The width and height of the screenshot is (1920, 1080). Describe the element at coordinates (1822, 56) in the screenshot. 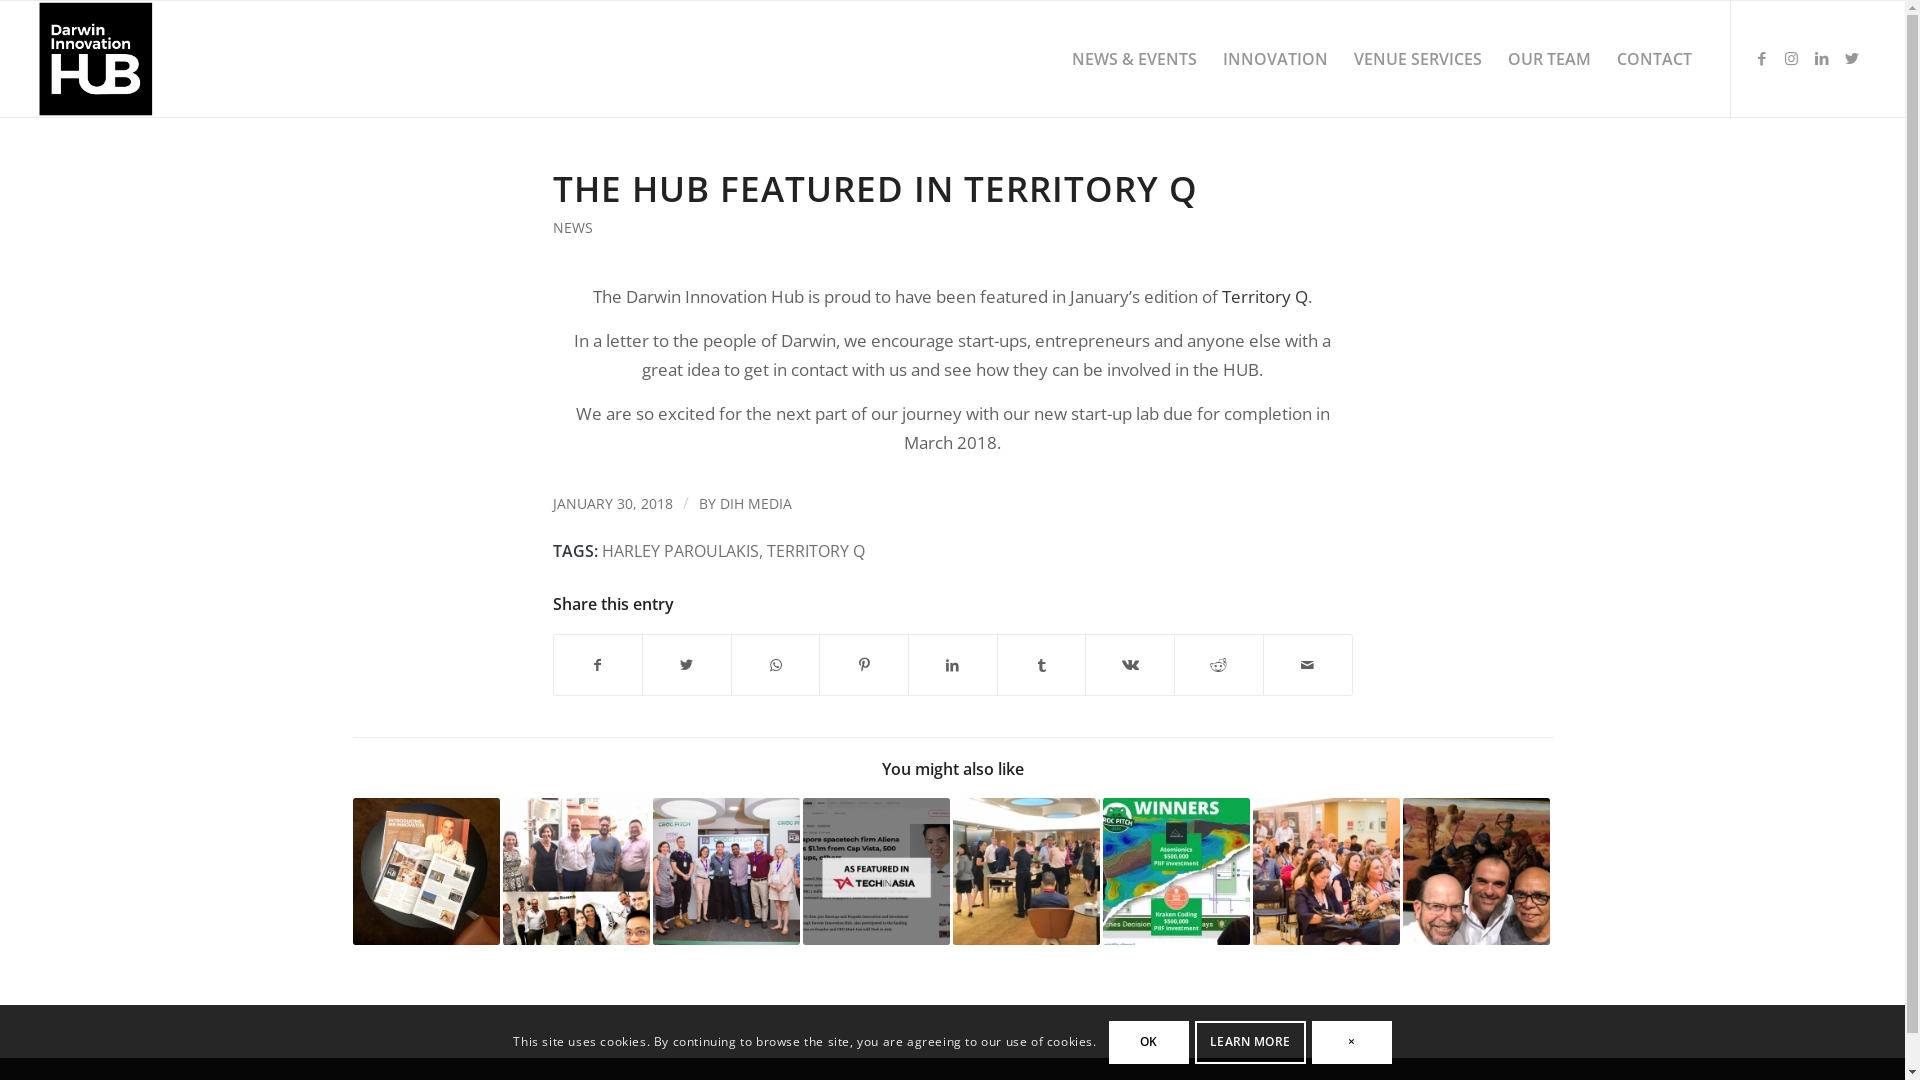

I see `'LinkedIn'` at that location.